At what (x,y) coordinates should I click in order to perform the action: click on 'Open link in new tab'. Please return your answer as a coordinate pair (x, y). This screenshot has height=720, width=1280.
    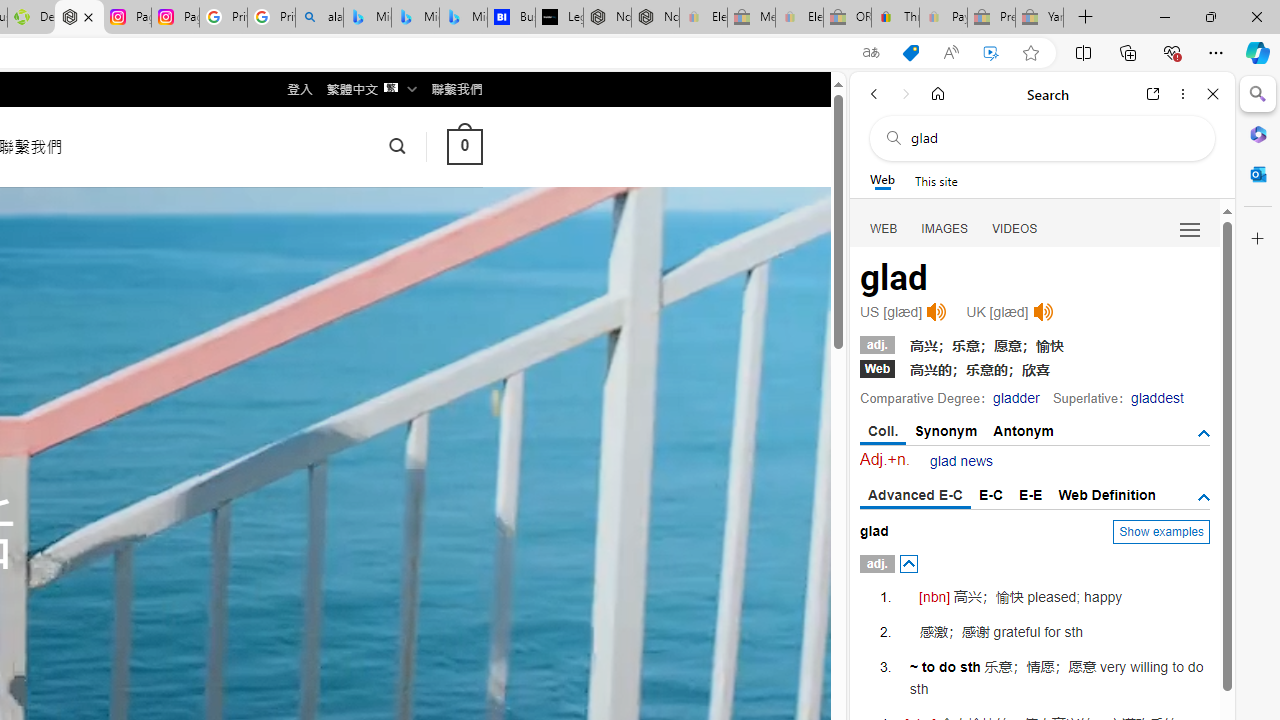
    Looking at the image, I should click on (1153, 93).